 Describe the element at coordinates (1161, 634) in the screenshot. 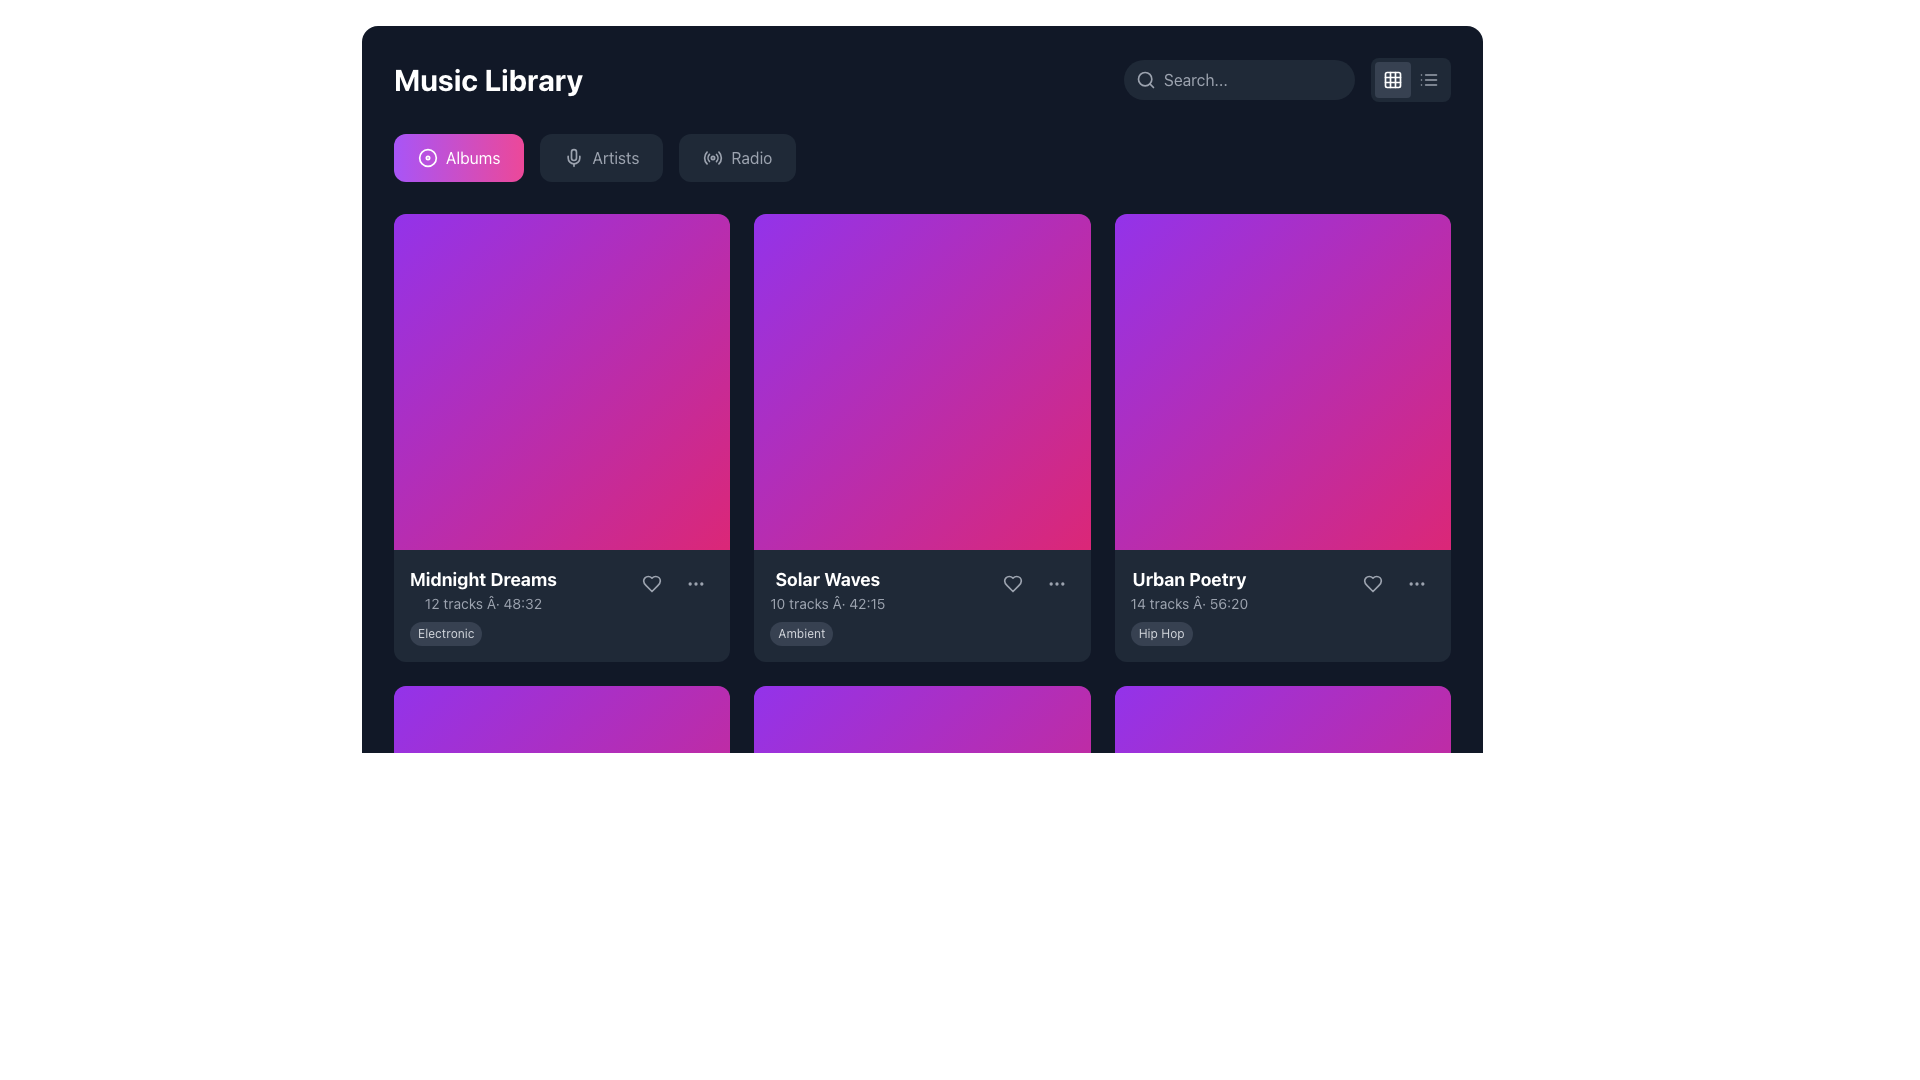

I see `the 'Hip Hop' label, which is a pill-shaped label with a dark gray background and white text, located at the bottom-left corner of the 'Urban Poetry' album card in the Music Library interface` at that location.